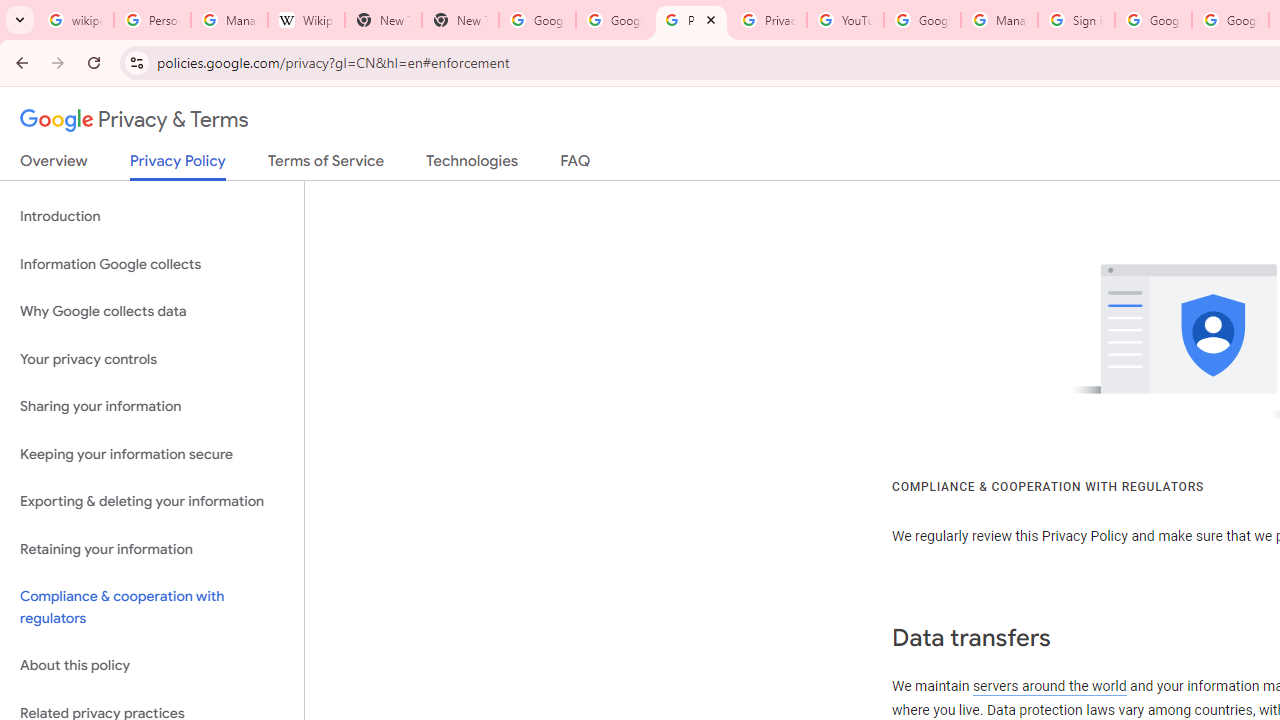 The width and height of the screenshot is (1280, 720). I want to click on 'Privacy & Terms', so click(134, 120).